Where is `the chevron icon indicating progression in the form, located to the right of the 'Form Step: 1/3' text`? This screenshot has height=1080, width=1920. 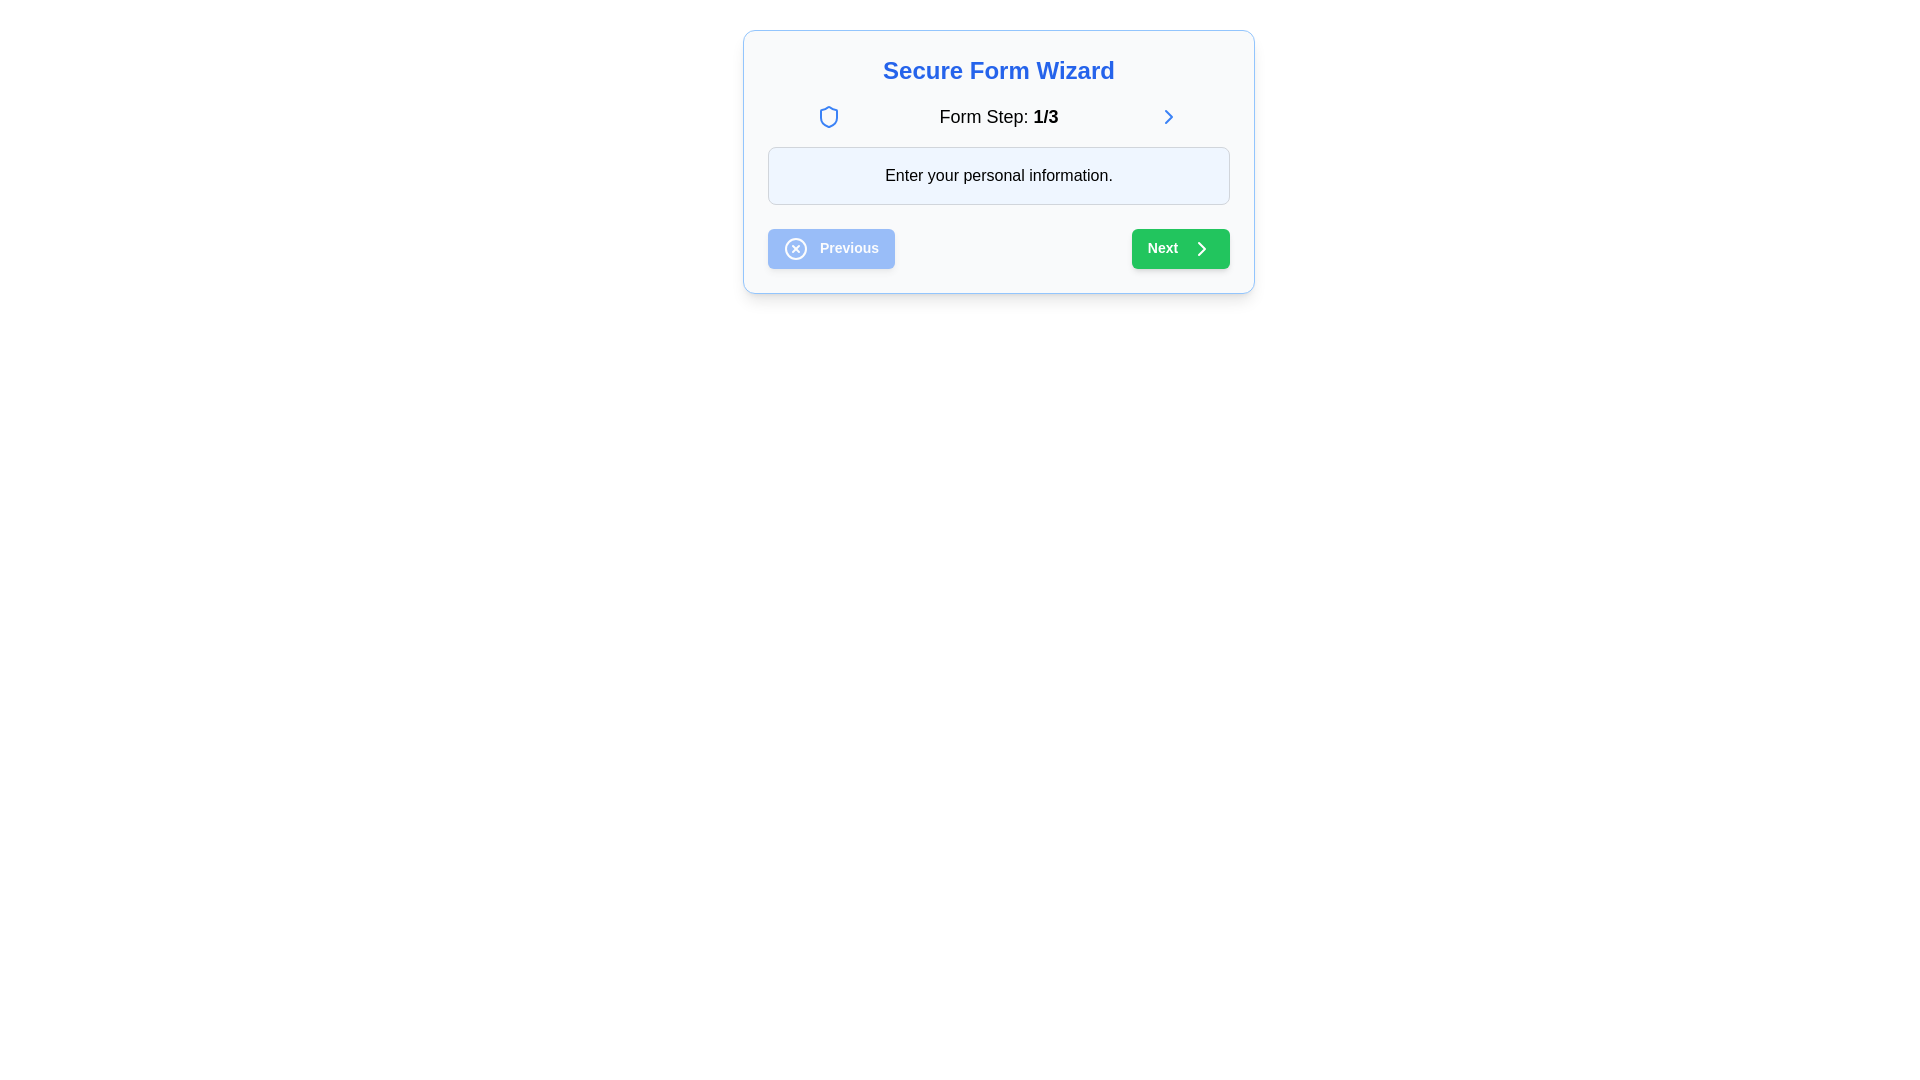
the chevron icon indicating progression in the form, located to the right of the 'Form Step: 1/3' text is located at coordinates (1168, 116).